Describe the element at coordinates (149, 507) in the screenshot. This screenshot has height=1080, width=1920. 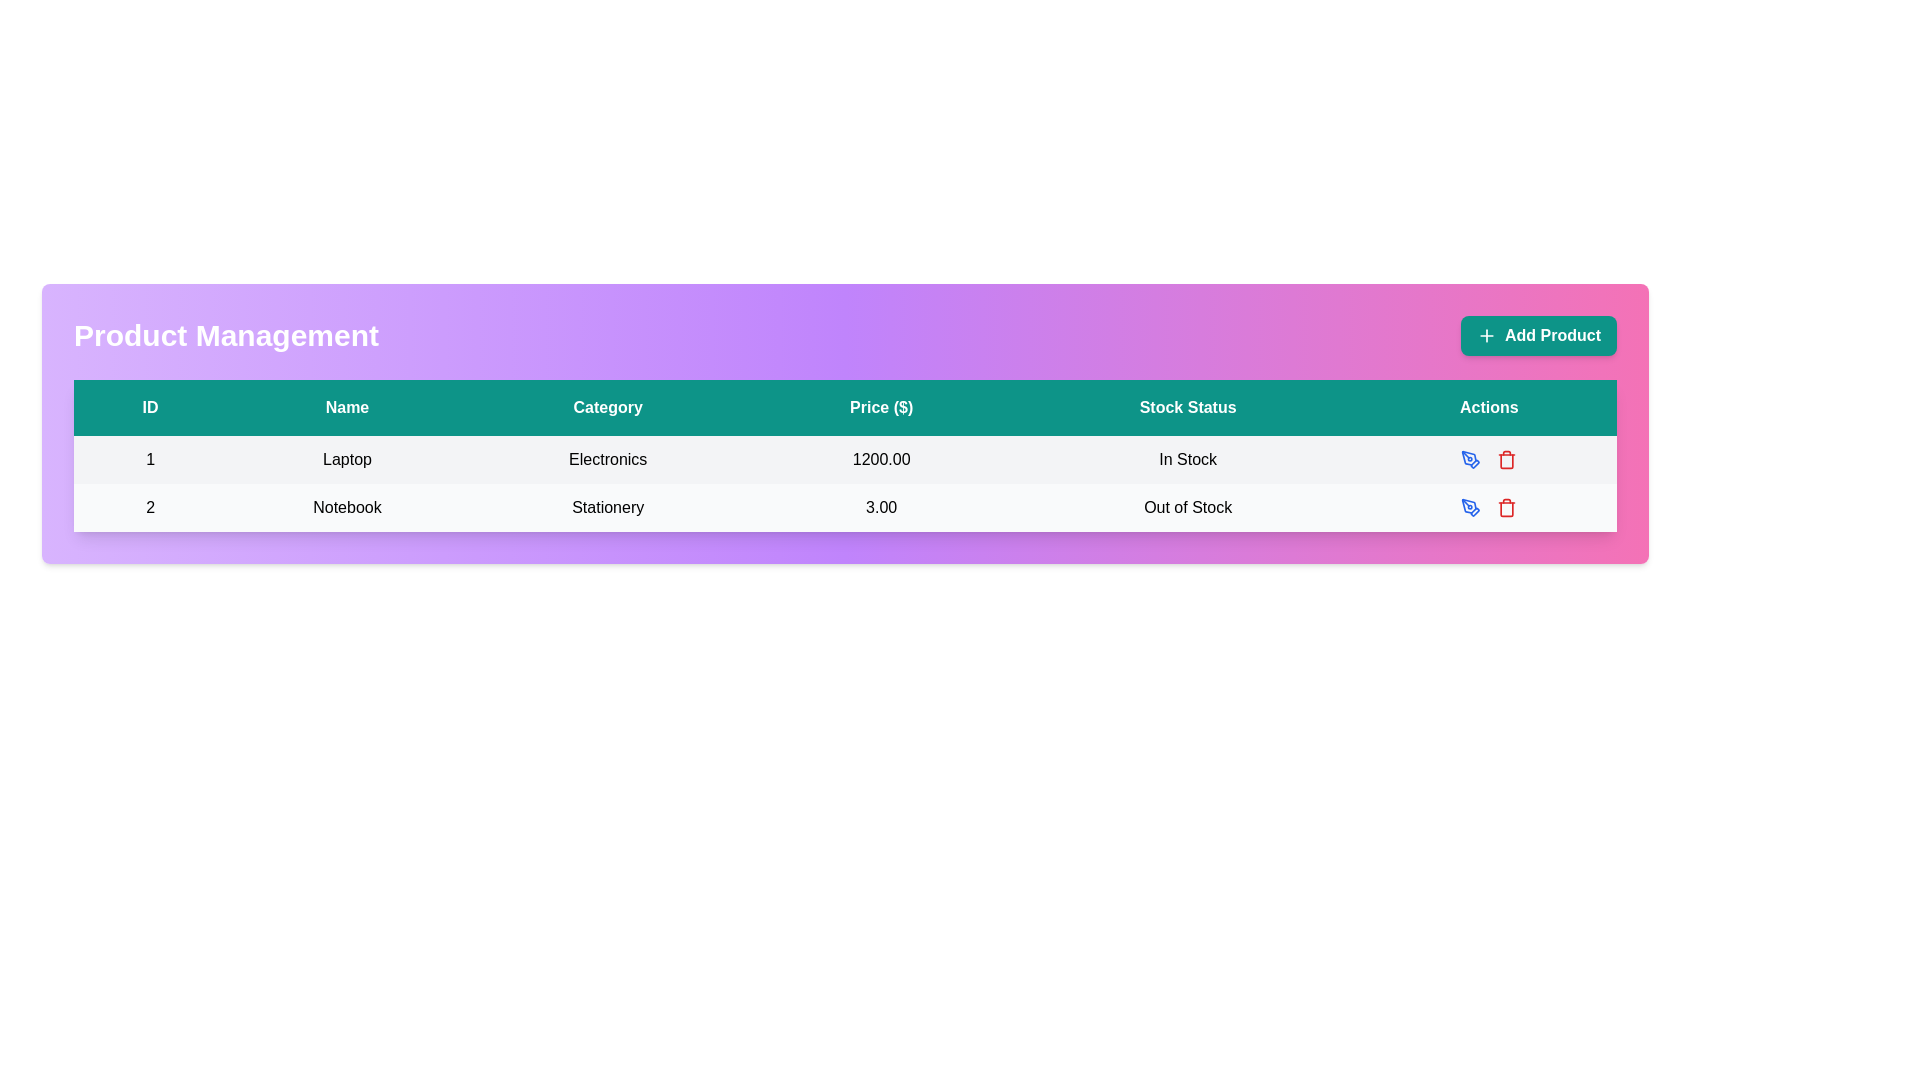
I see `the text element that serves as the unique ID for the product 'Notebook' located in the first column of the second row under the 'ID' header in the 'Product Management' table` at that location.